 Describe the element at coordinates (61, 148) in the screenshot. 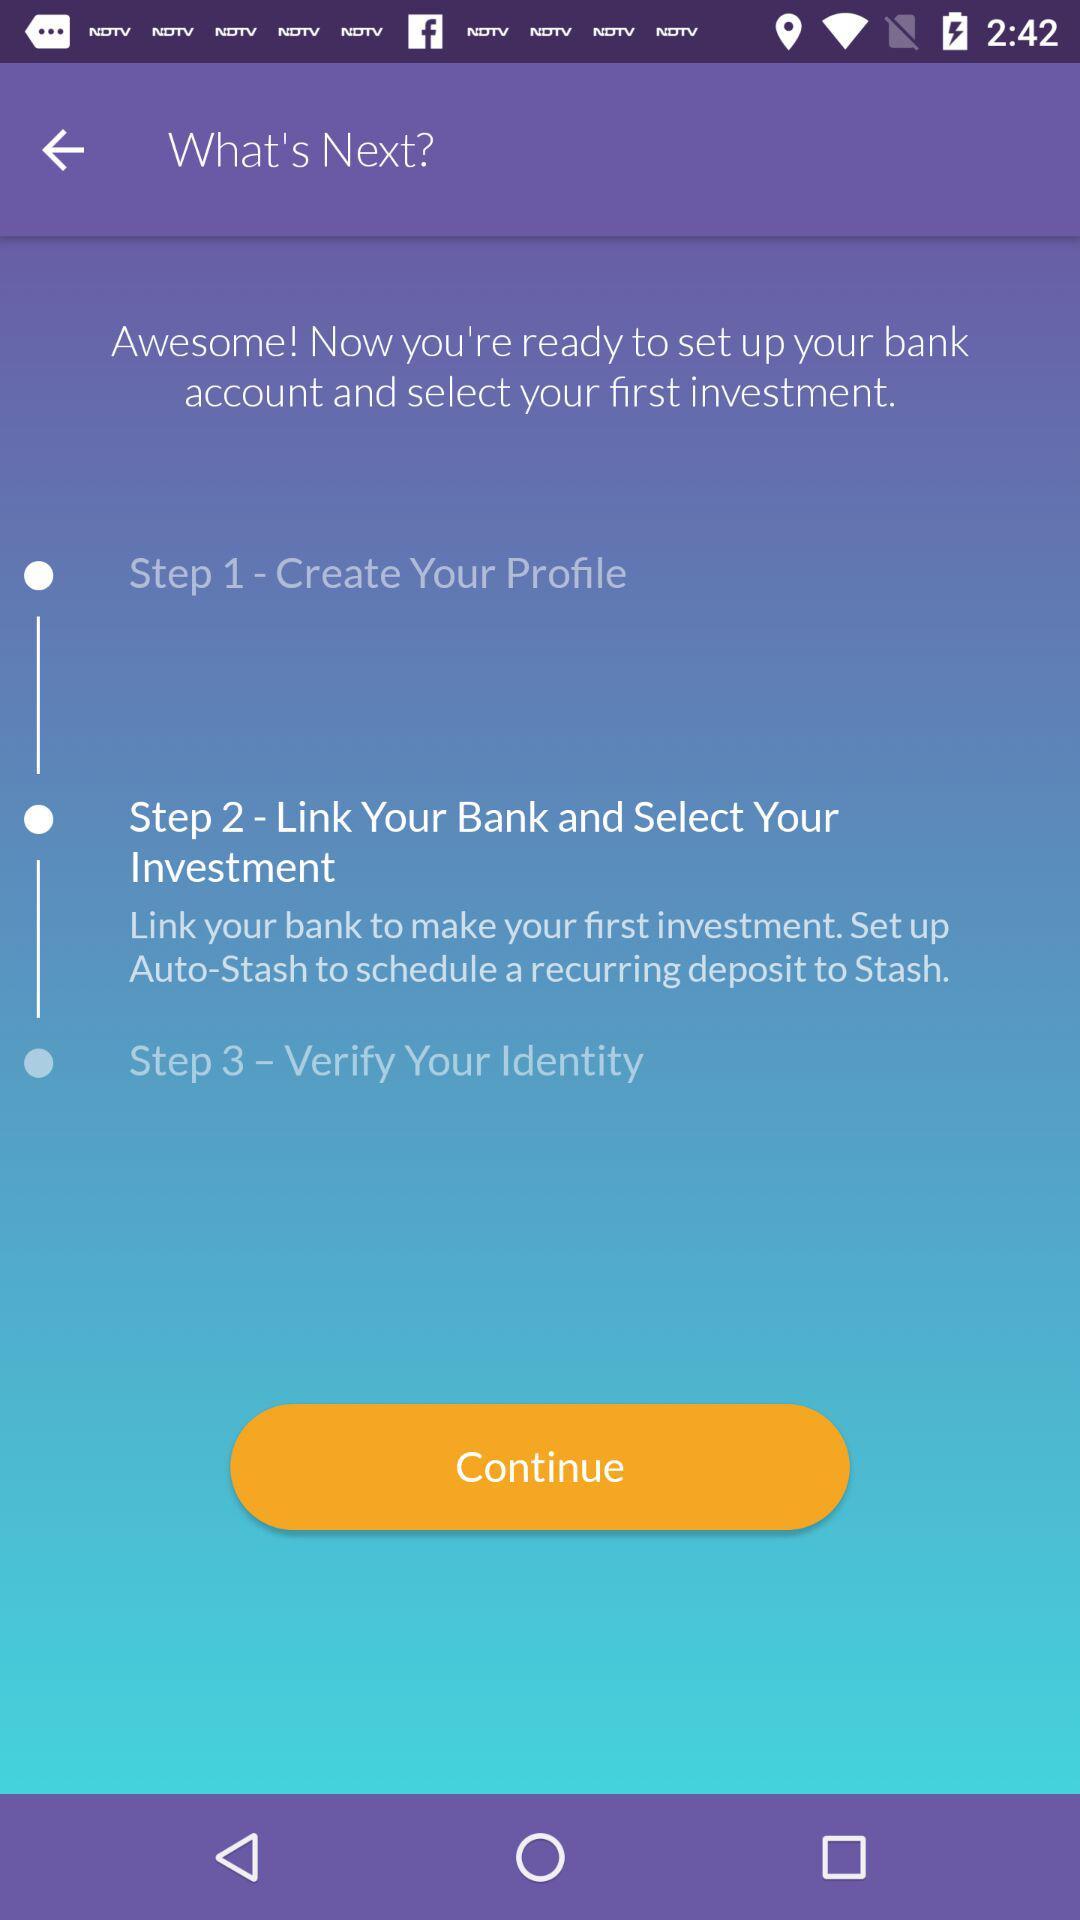

I see `go back` at that location.